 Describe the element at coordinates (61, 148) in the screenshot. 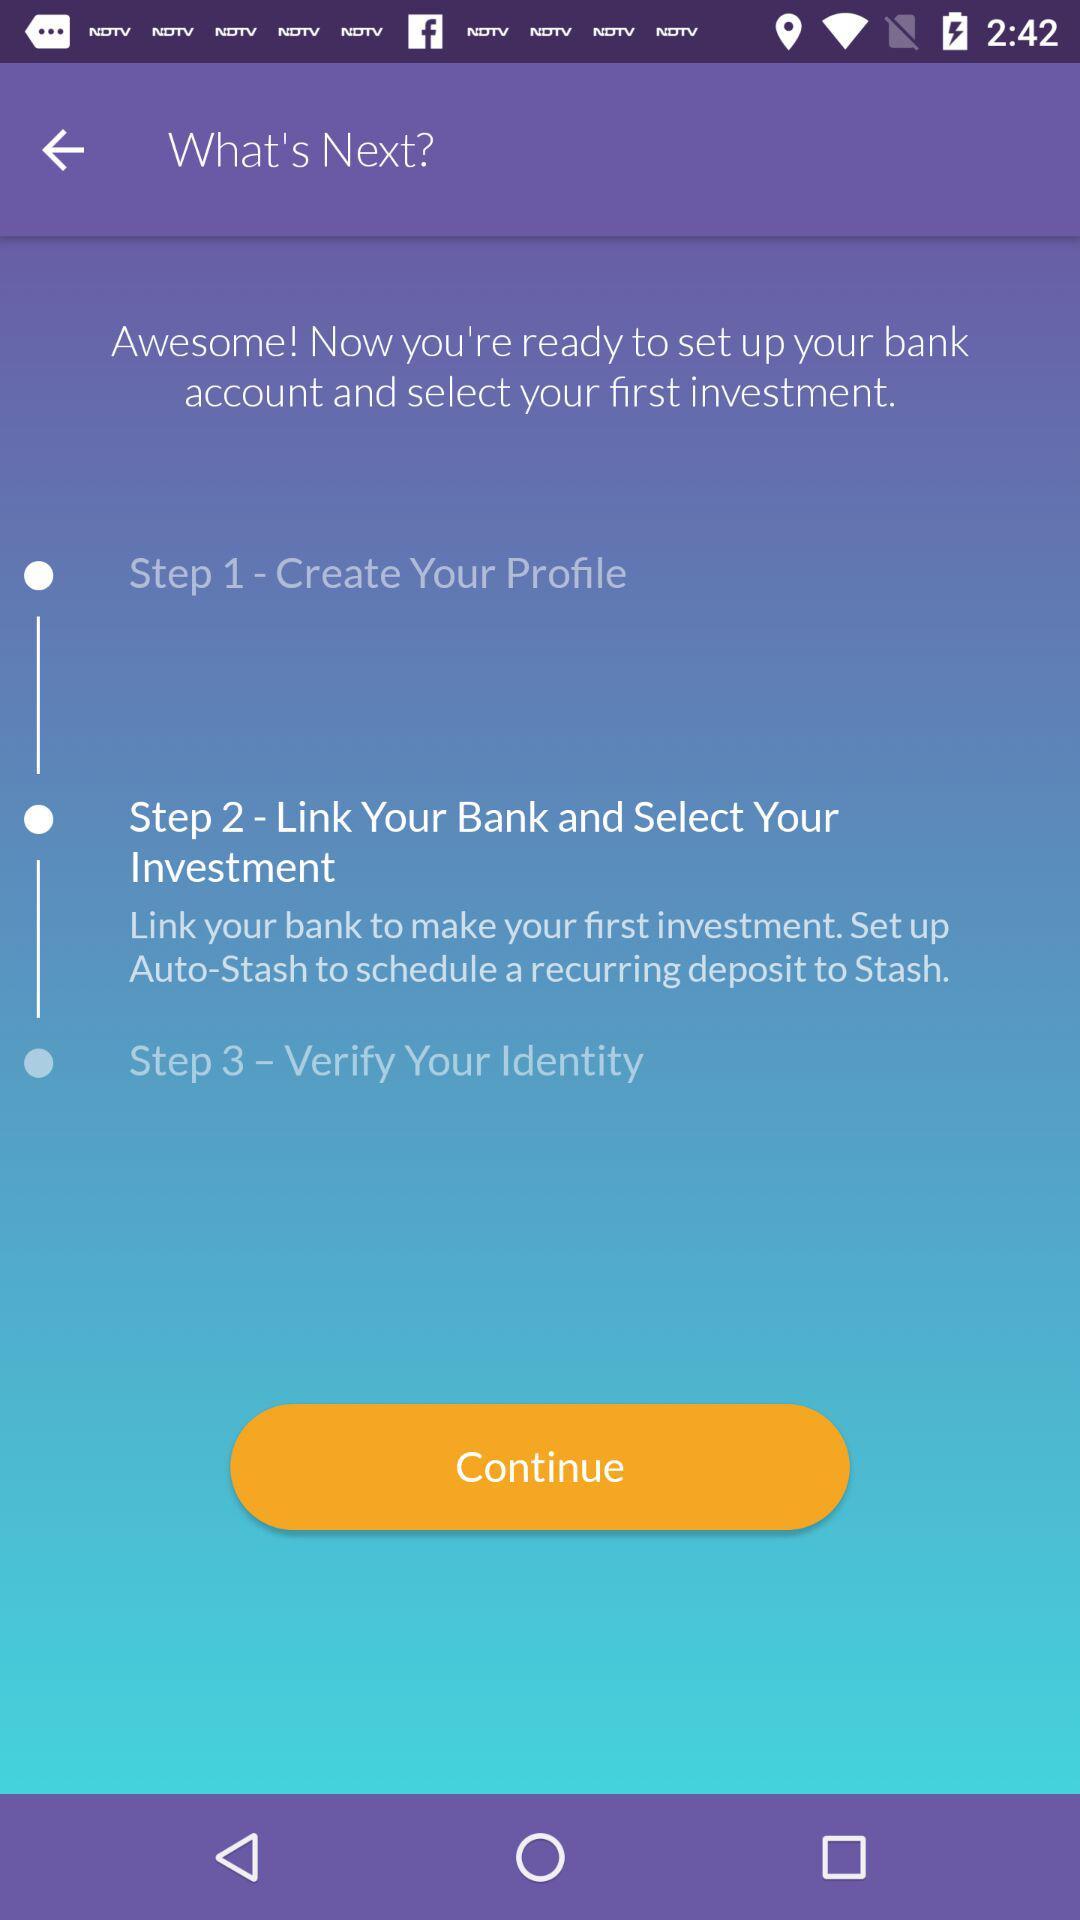

I see `go back` at that location.